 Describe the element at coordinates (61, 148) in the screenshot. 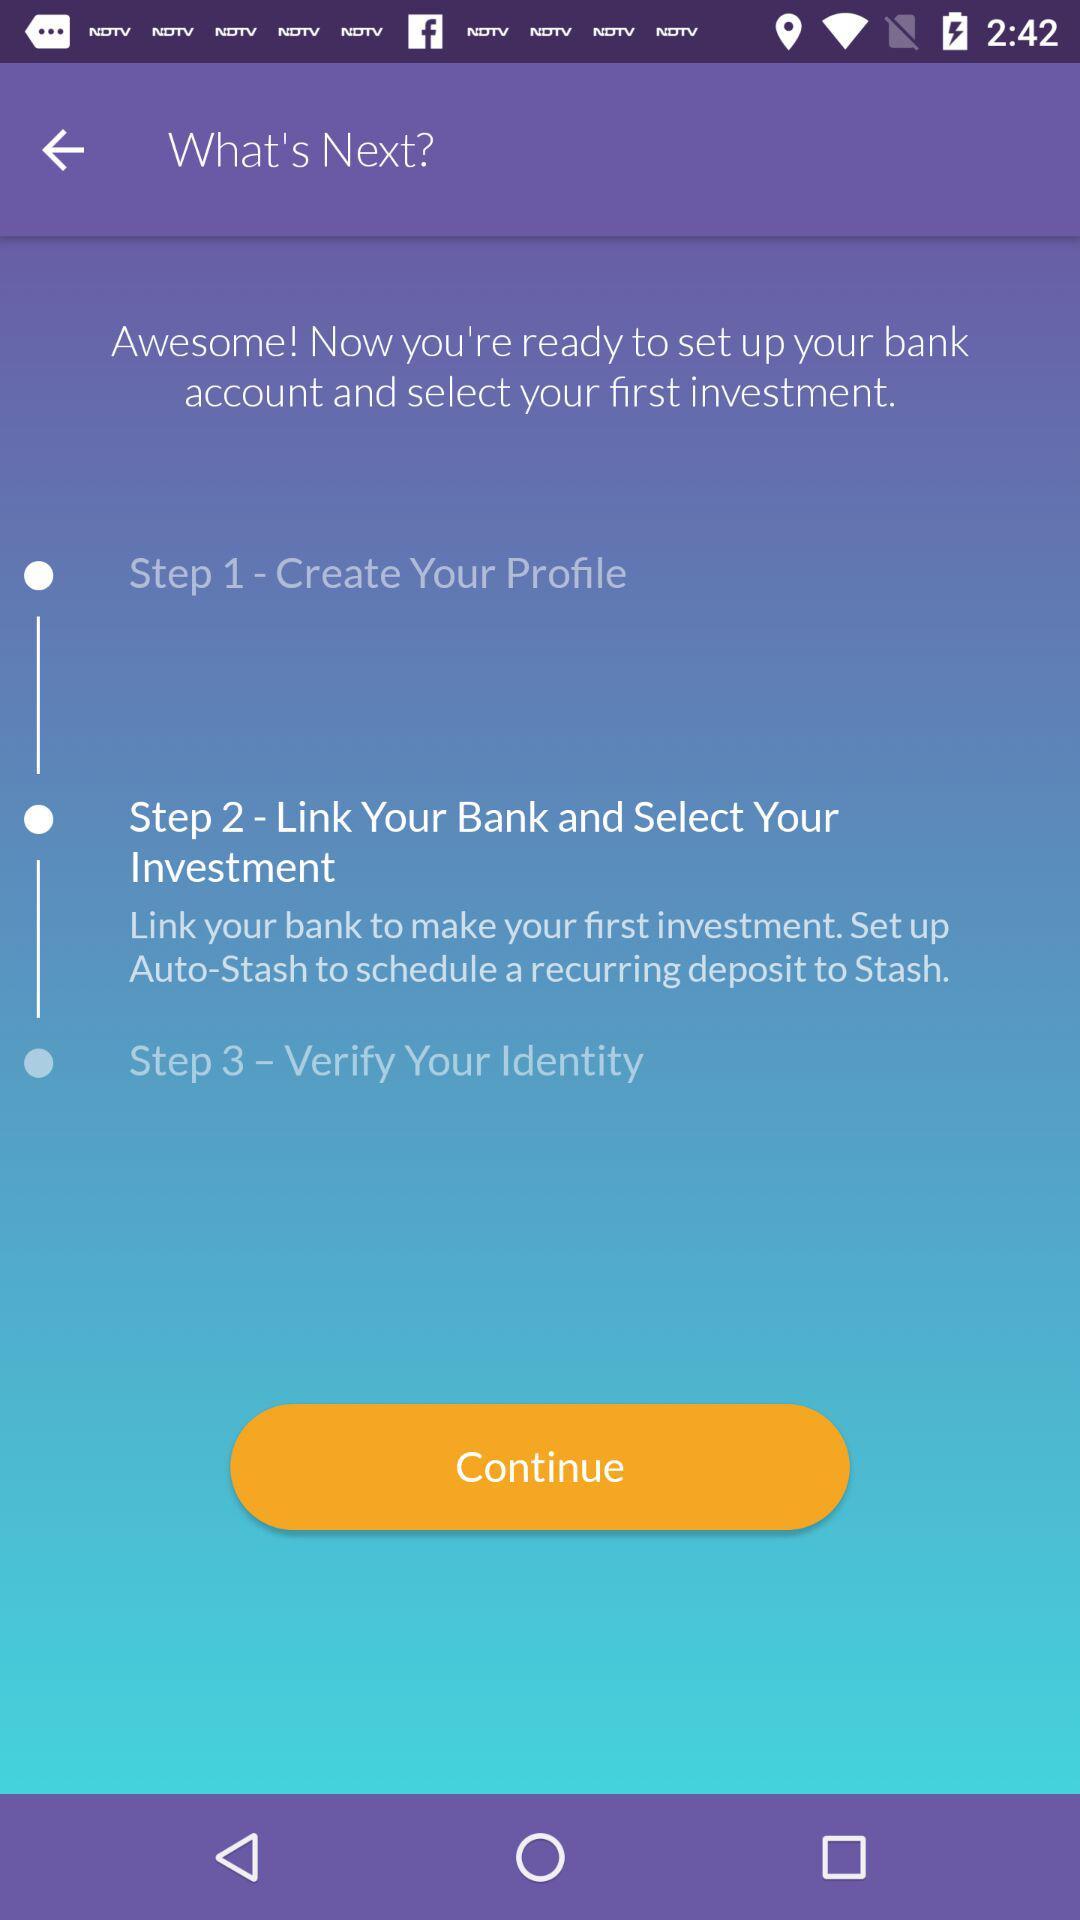

I see `go back` at that location.